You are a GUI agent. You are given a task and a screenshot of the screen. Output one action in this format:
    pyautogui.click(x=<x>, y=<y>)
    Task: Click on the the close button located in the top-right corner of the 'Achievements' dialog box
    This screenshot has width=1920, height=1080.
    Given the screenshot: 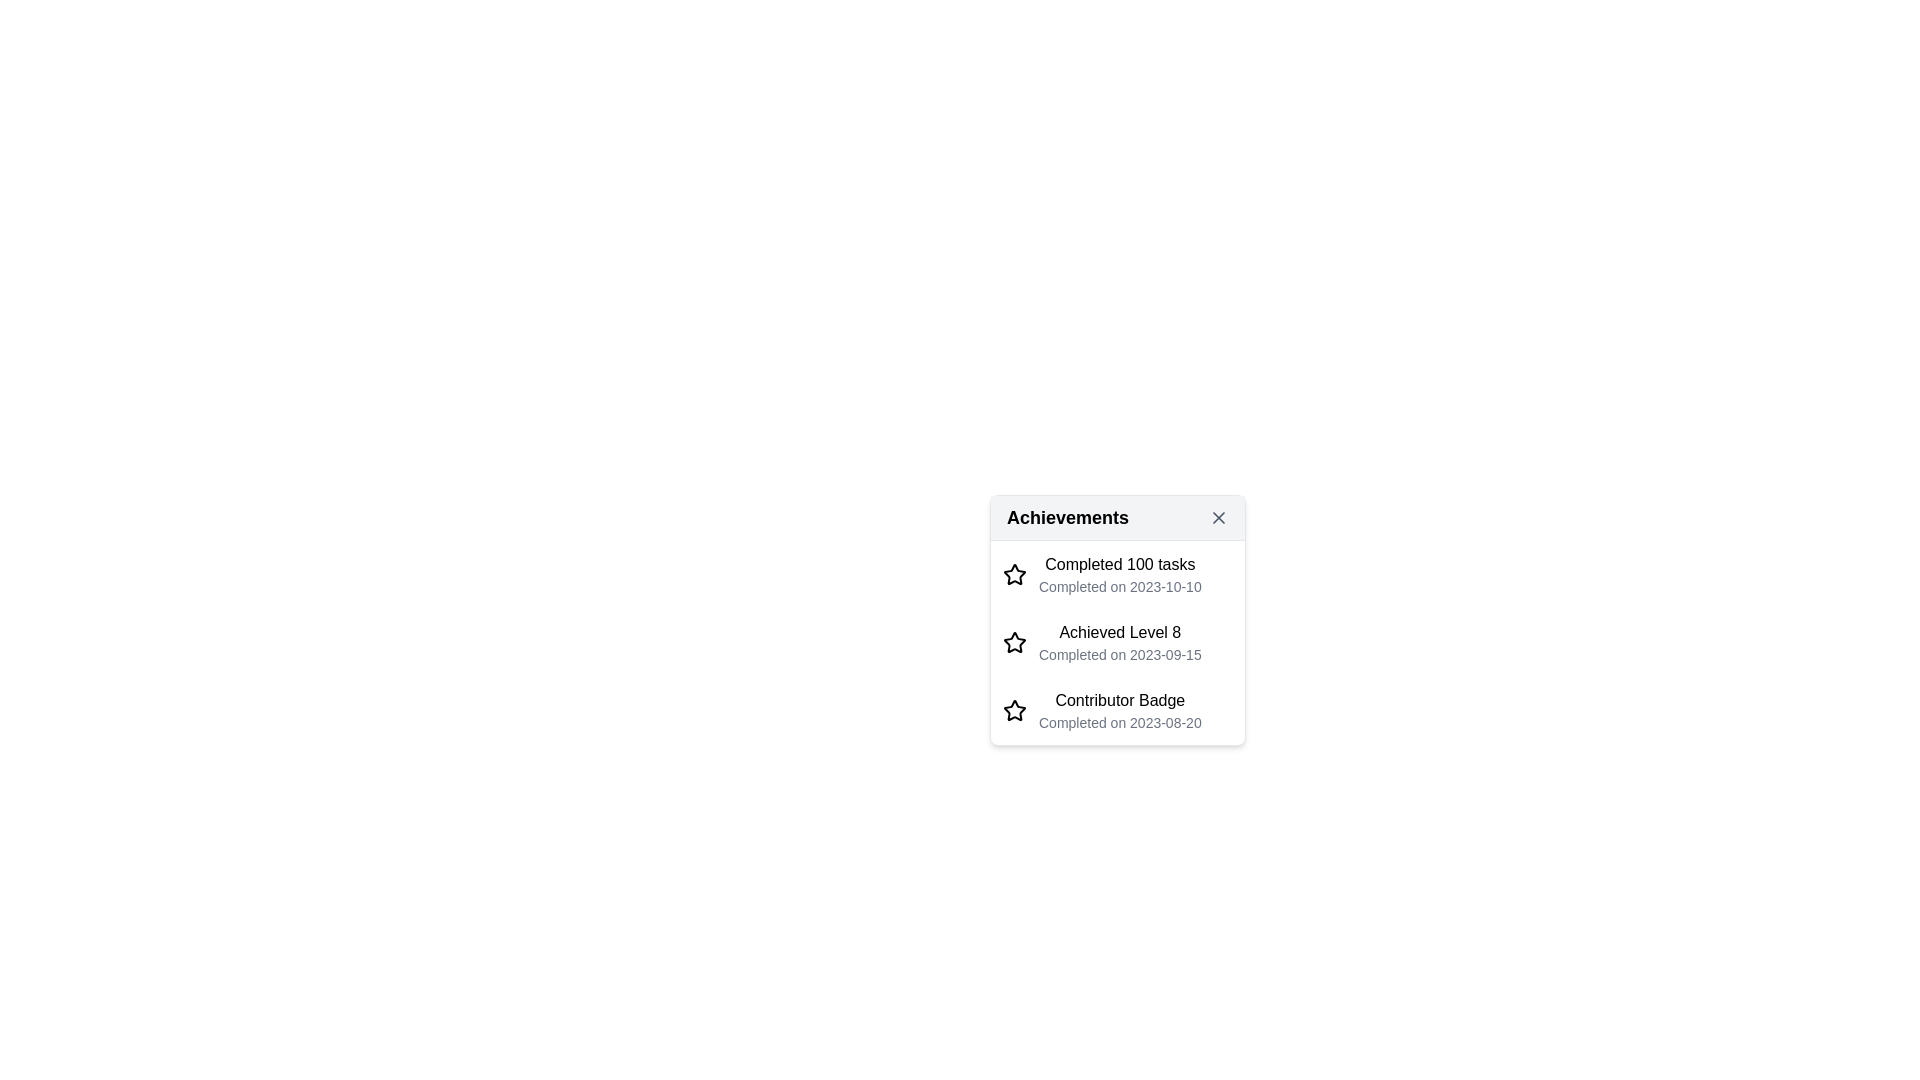 What is the action you would take?
    pyautogui.click(x=1218, y=516)
    